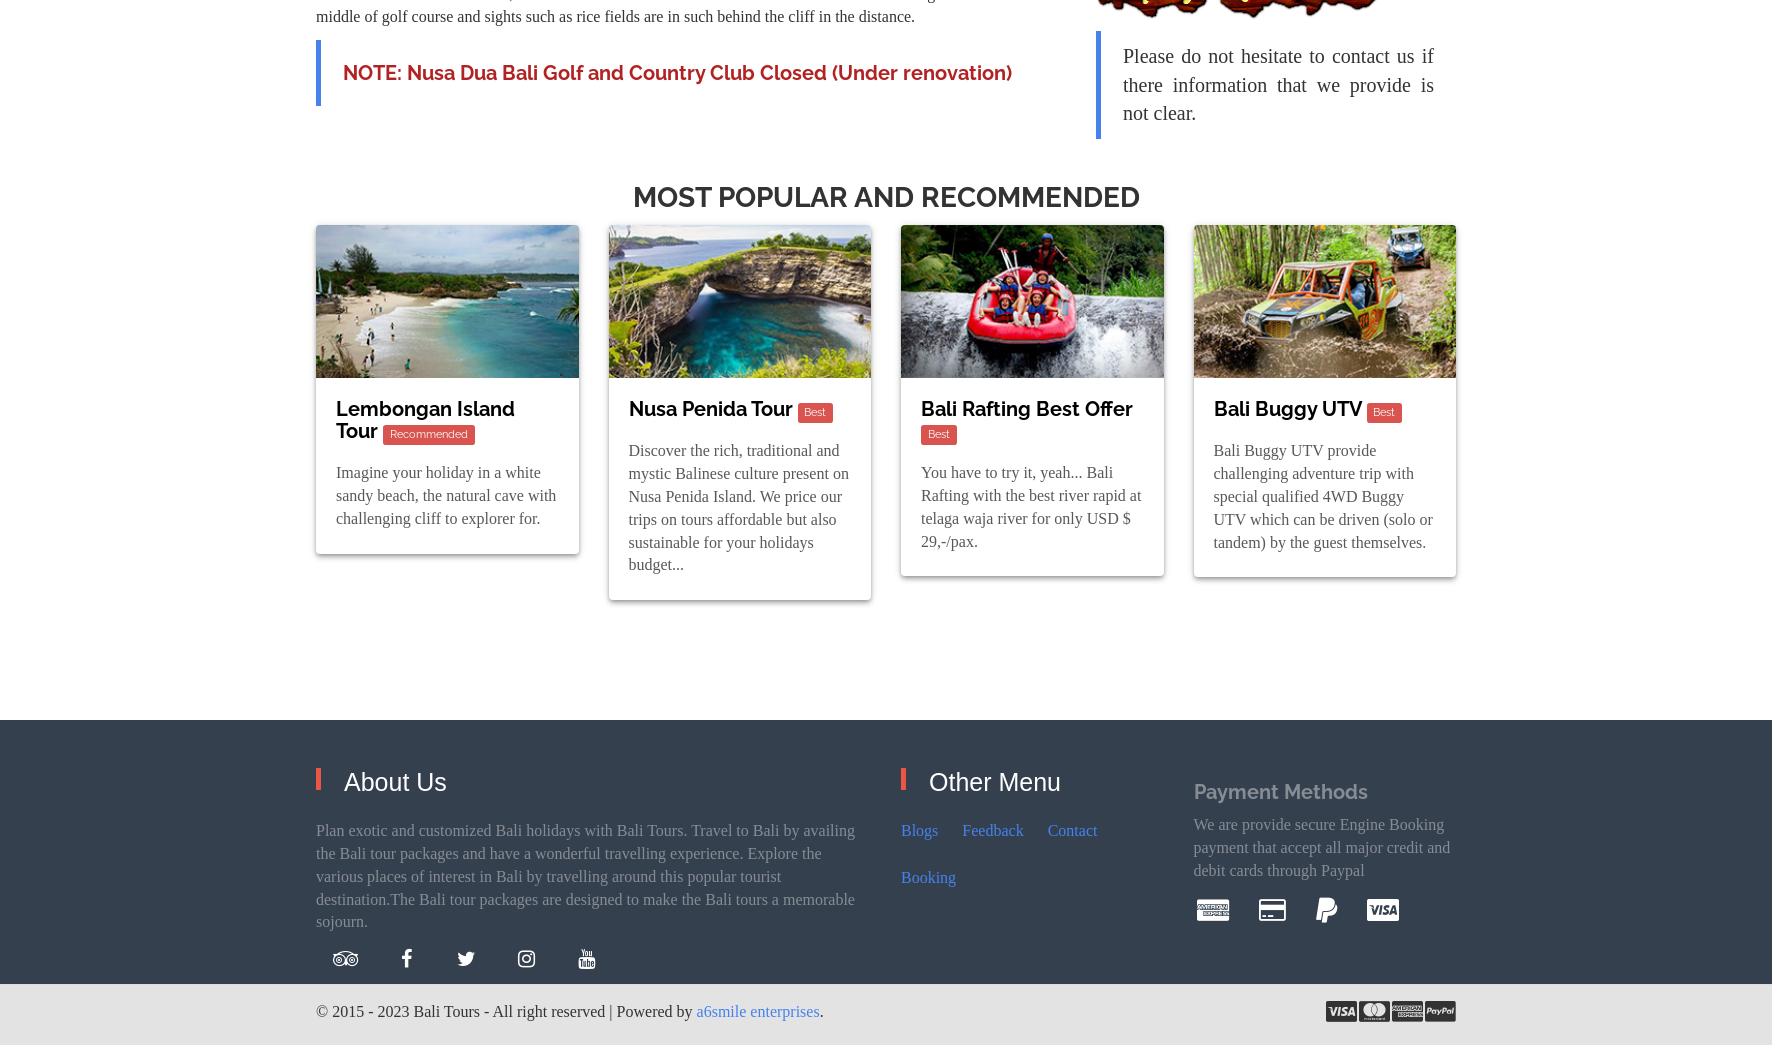  Describe the element at coordinates (757, 1010) in the screenshot. I see `'a6smile enterprises'` at that location.